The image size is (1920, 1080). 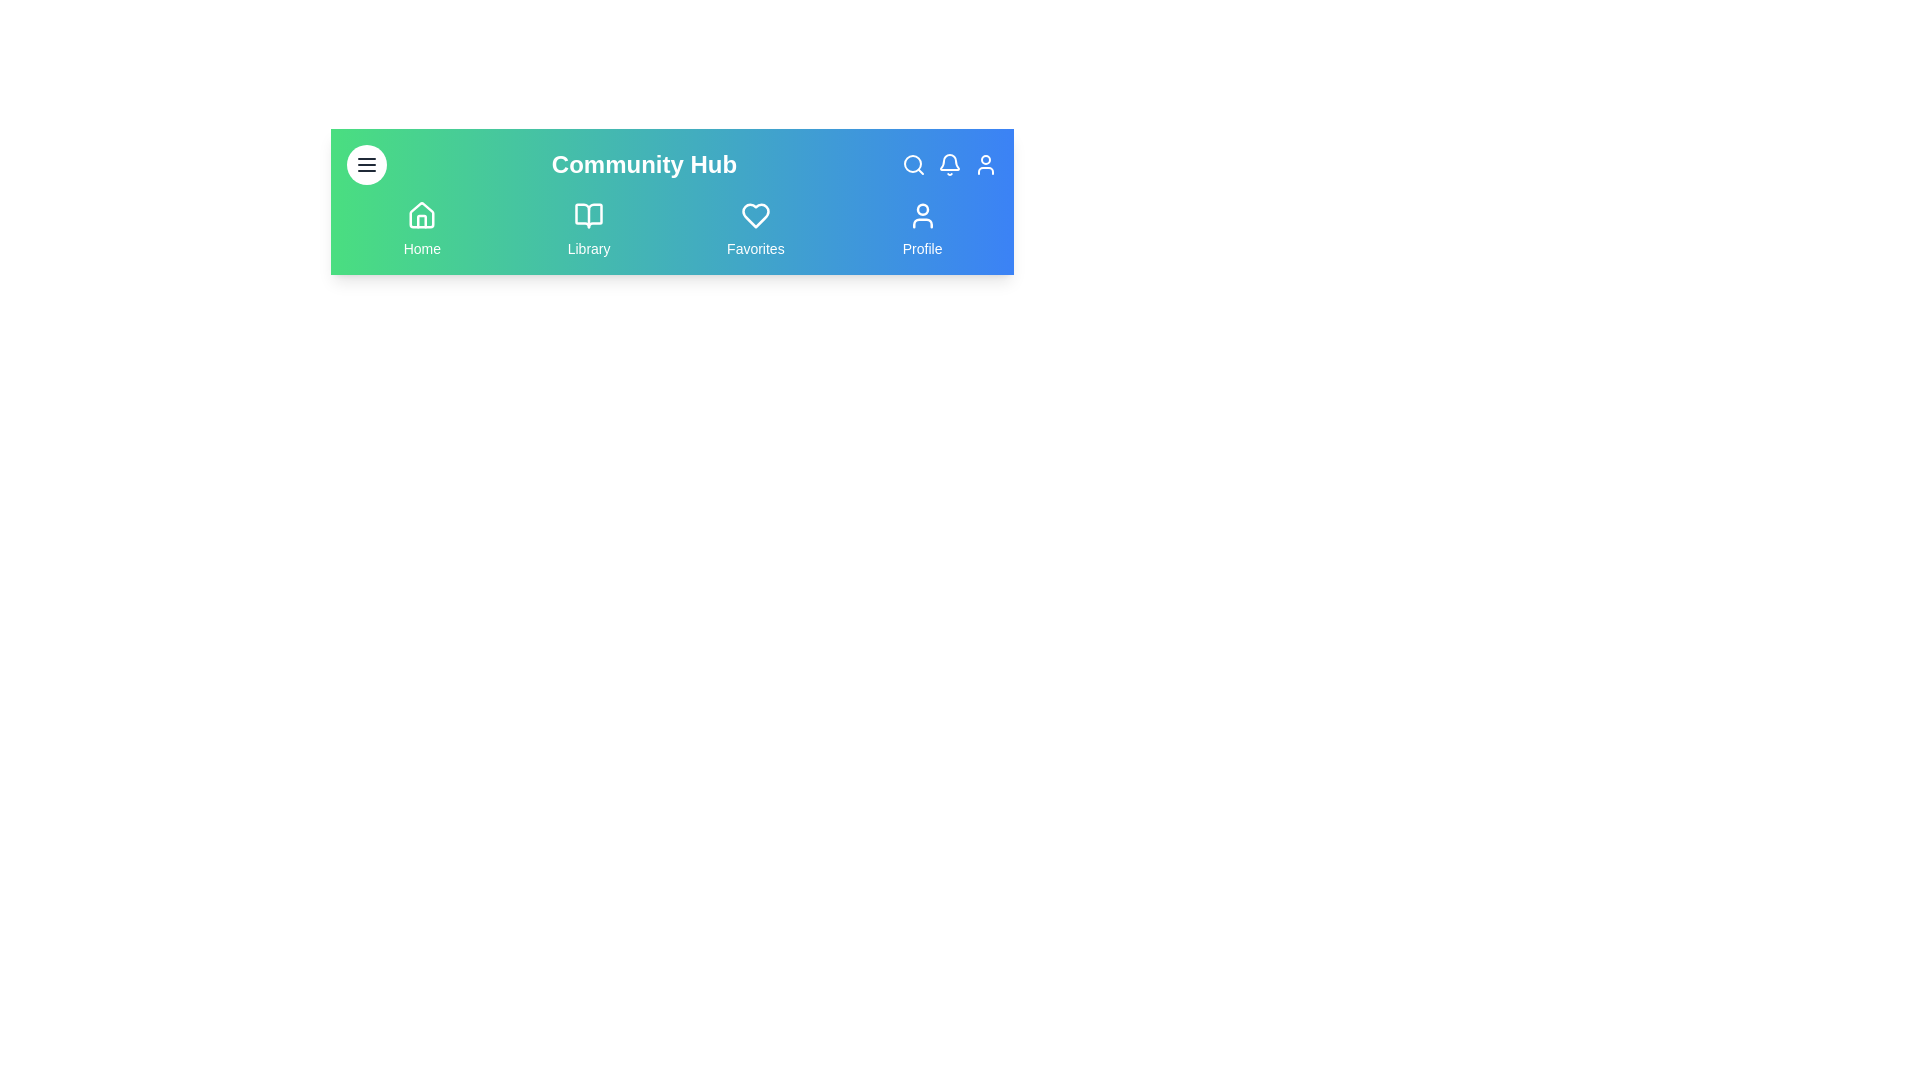 I want to click on the Search icon in the top right of the navigation bar, so click(x=912, y=164).